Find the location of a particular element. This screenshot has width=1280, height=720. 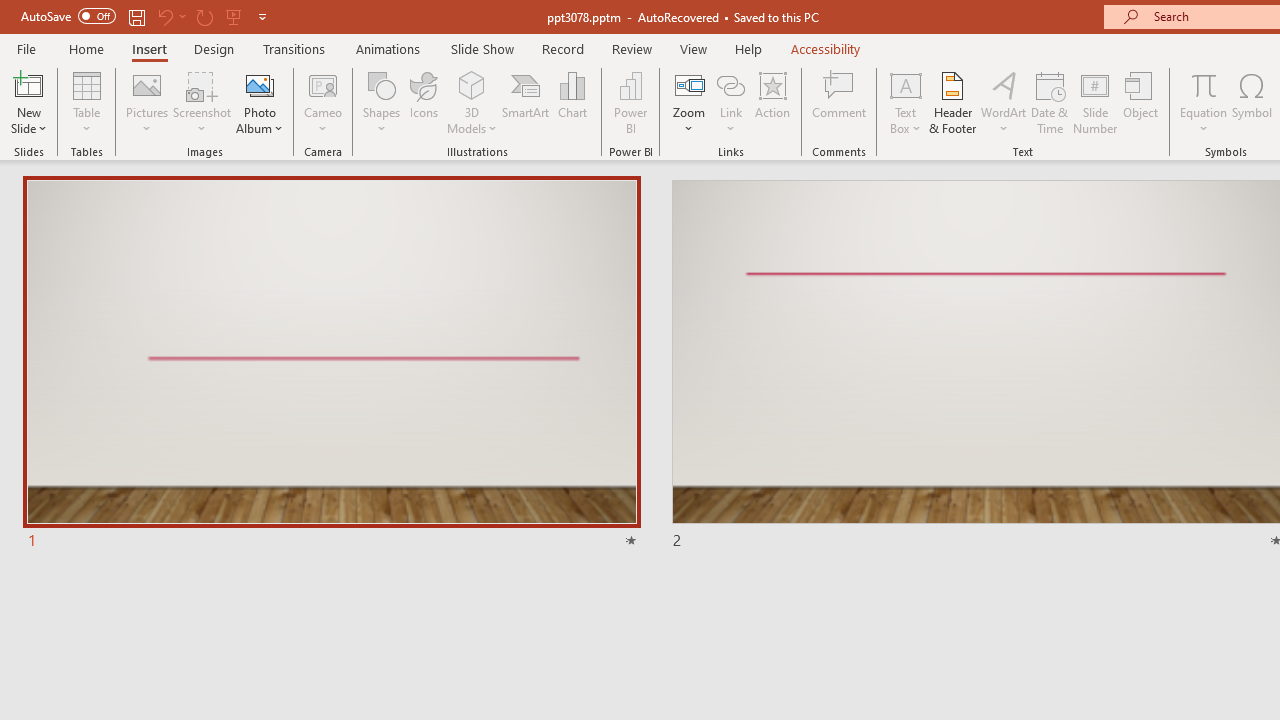

'Draw Horizontal Text Box' is located at coordinates (904, 84).